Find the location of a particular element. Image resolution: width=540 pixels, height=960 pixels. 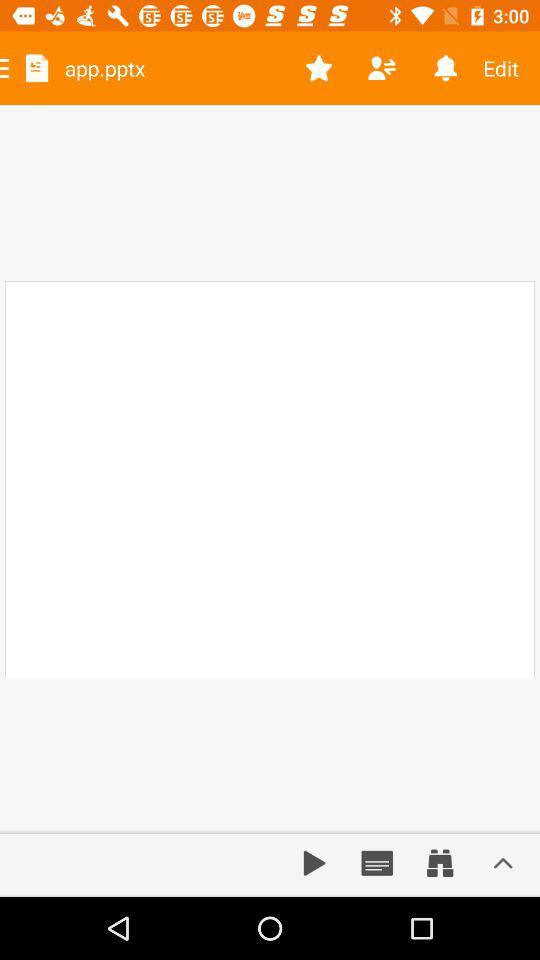

open item is located at coordinates (502, 862).